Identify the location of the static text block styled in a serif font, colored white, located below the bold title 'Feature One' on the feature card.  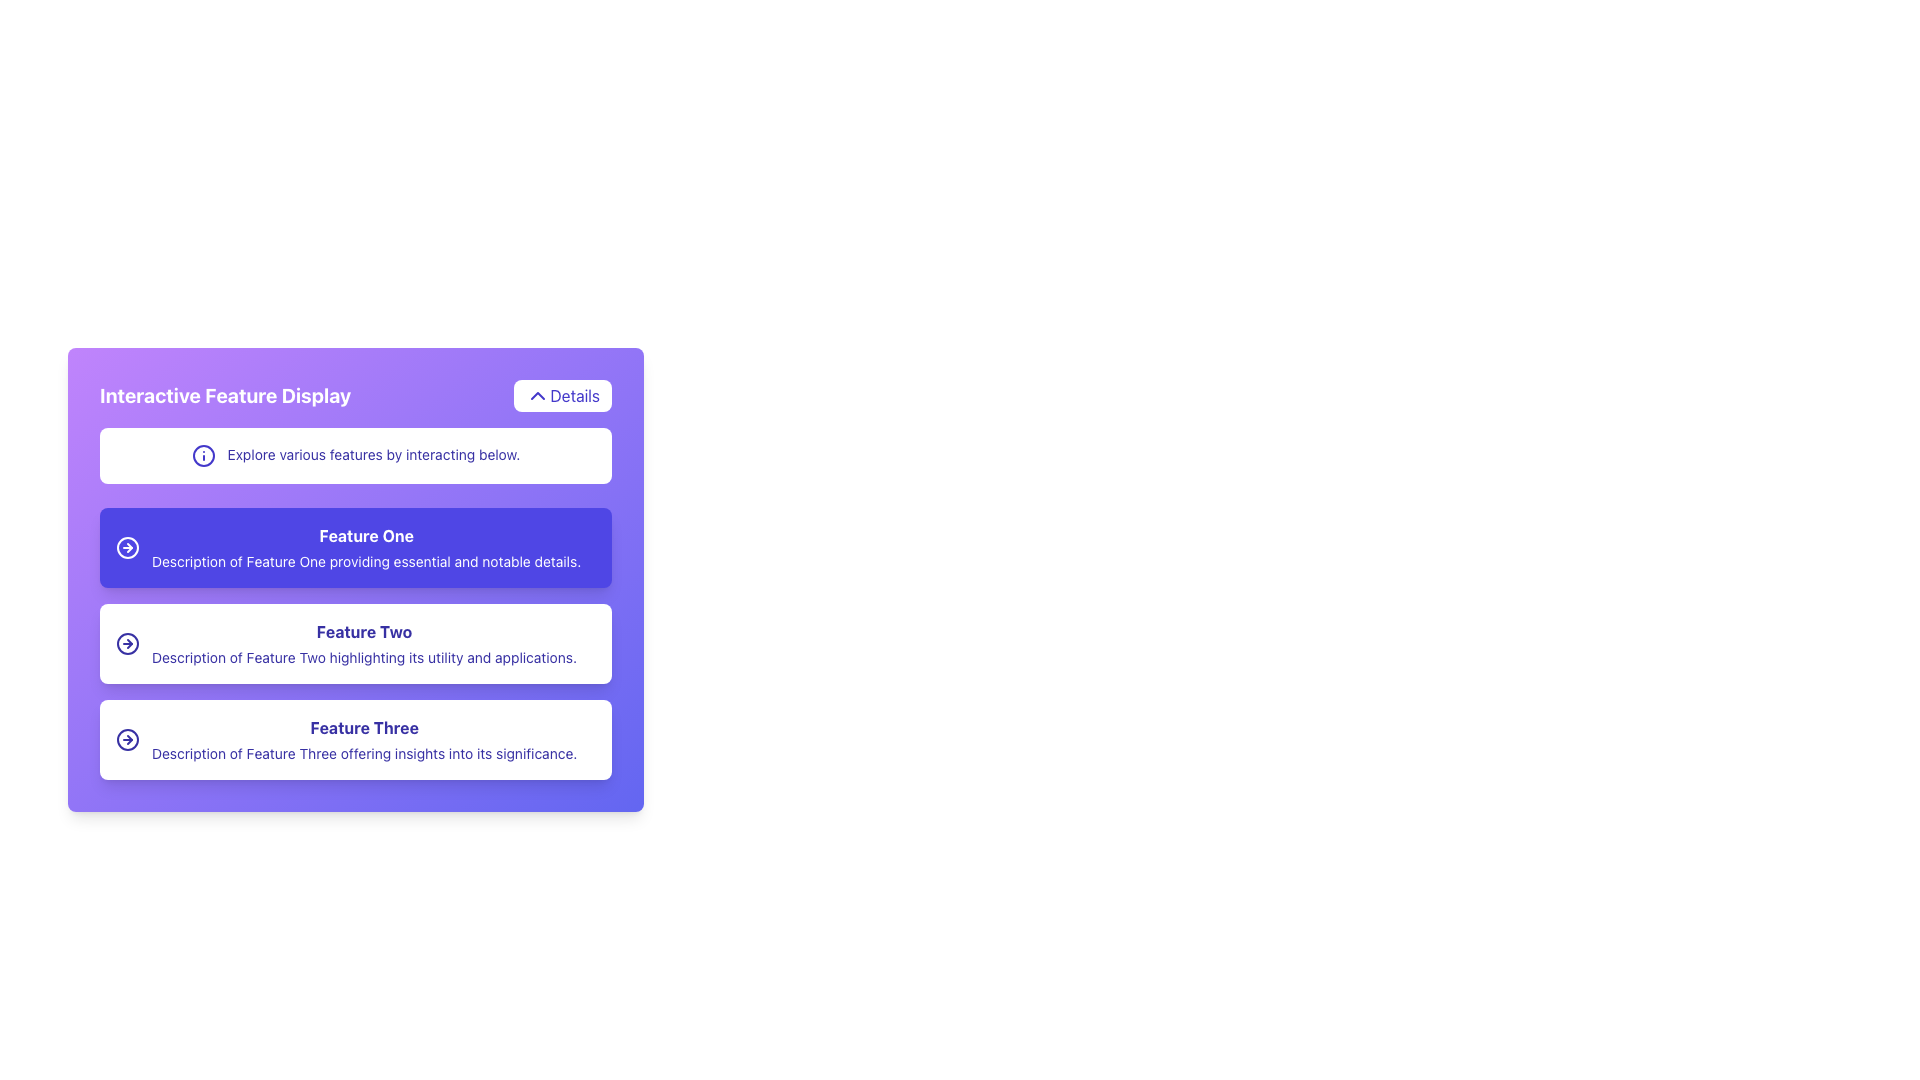
(366, 562).